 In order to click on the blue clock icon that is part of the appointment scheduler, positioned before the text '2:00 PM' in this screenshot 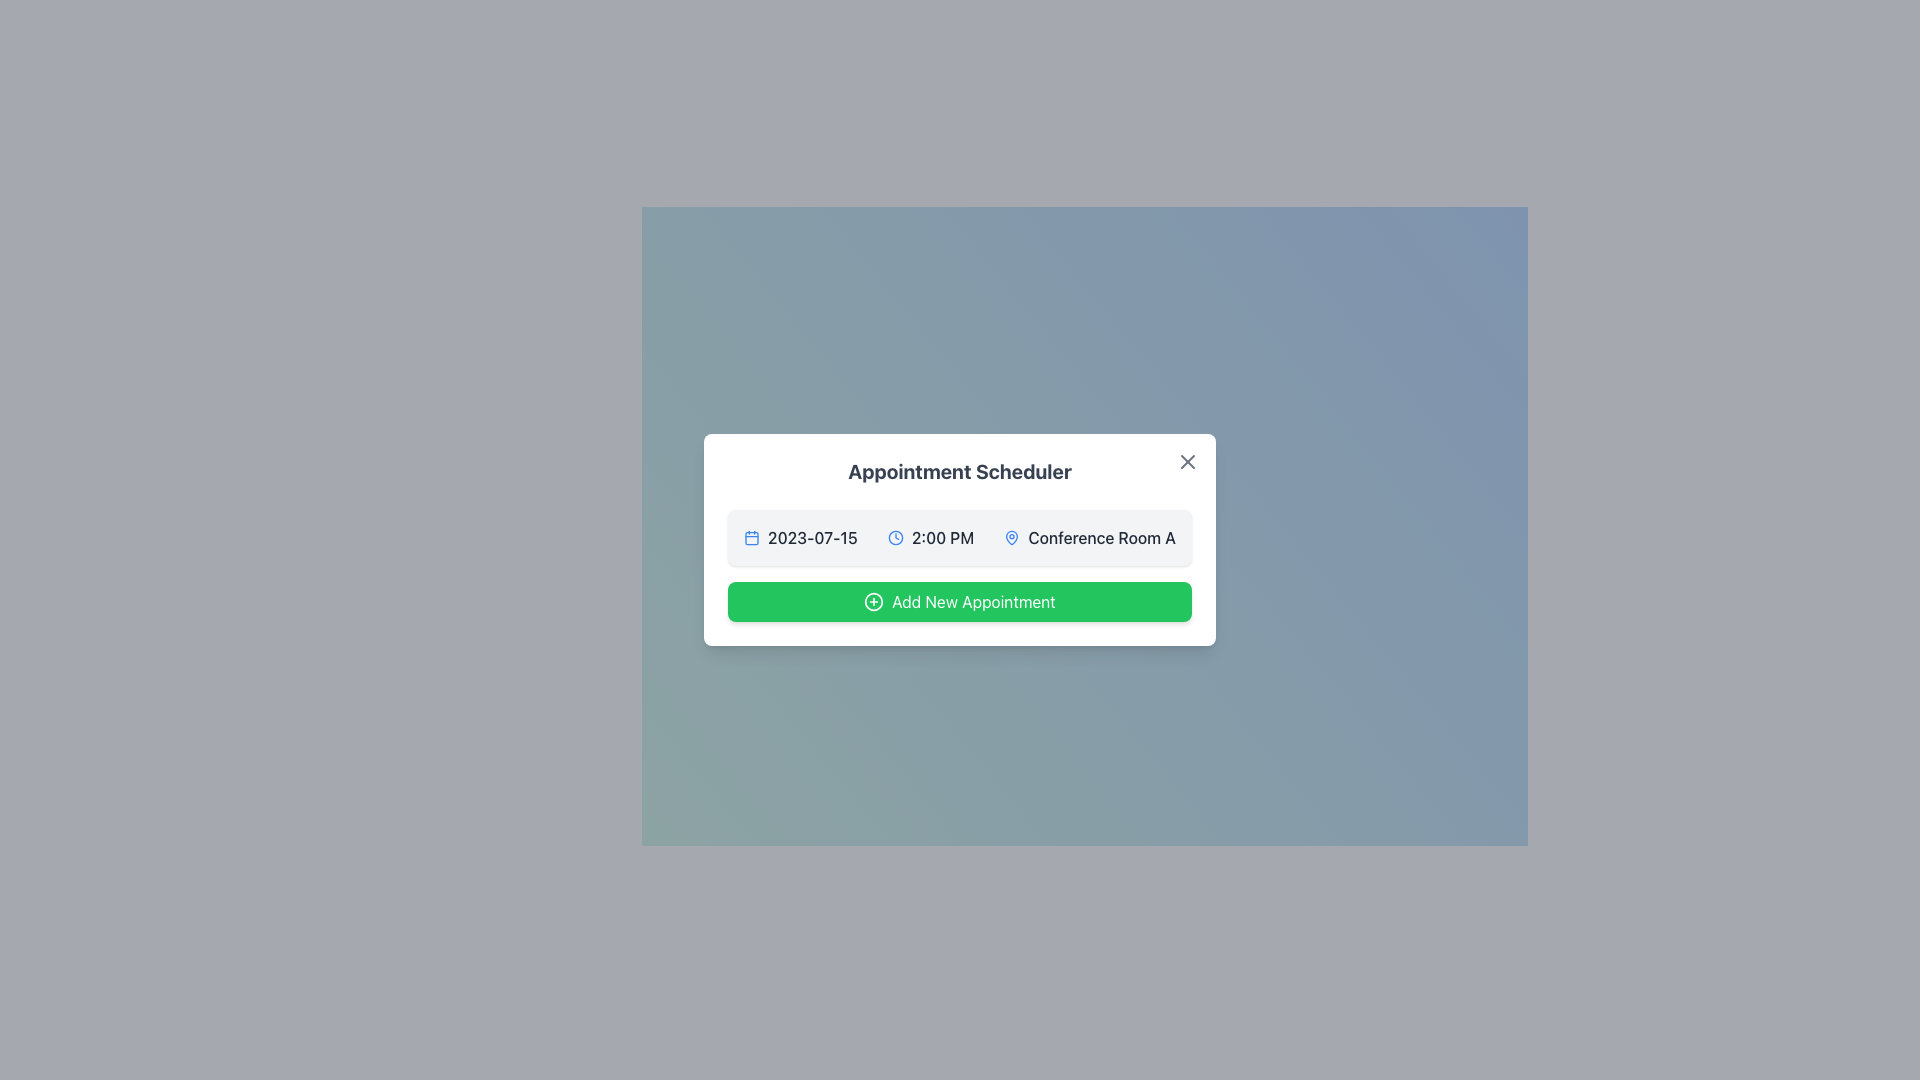, I will do `click(894, 536)`.